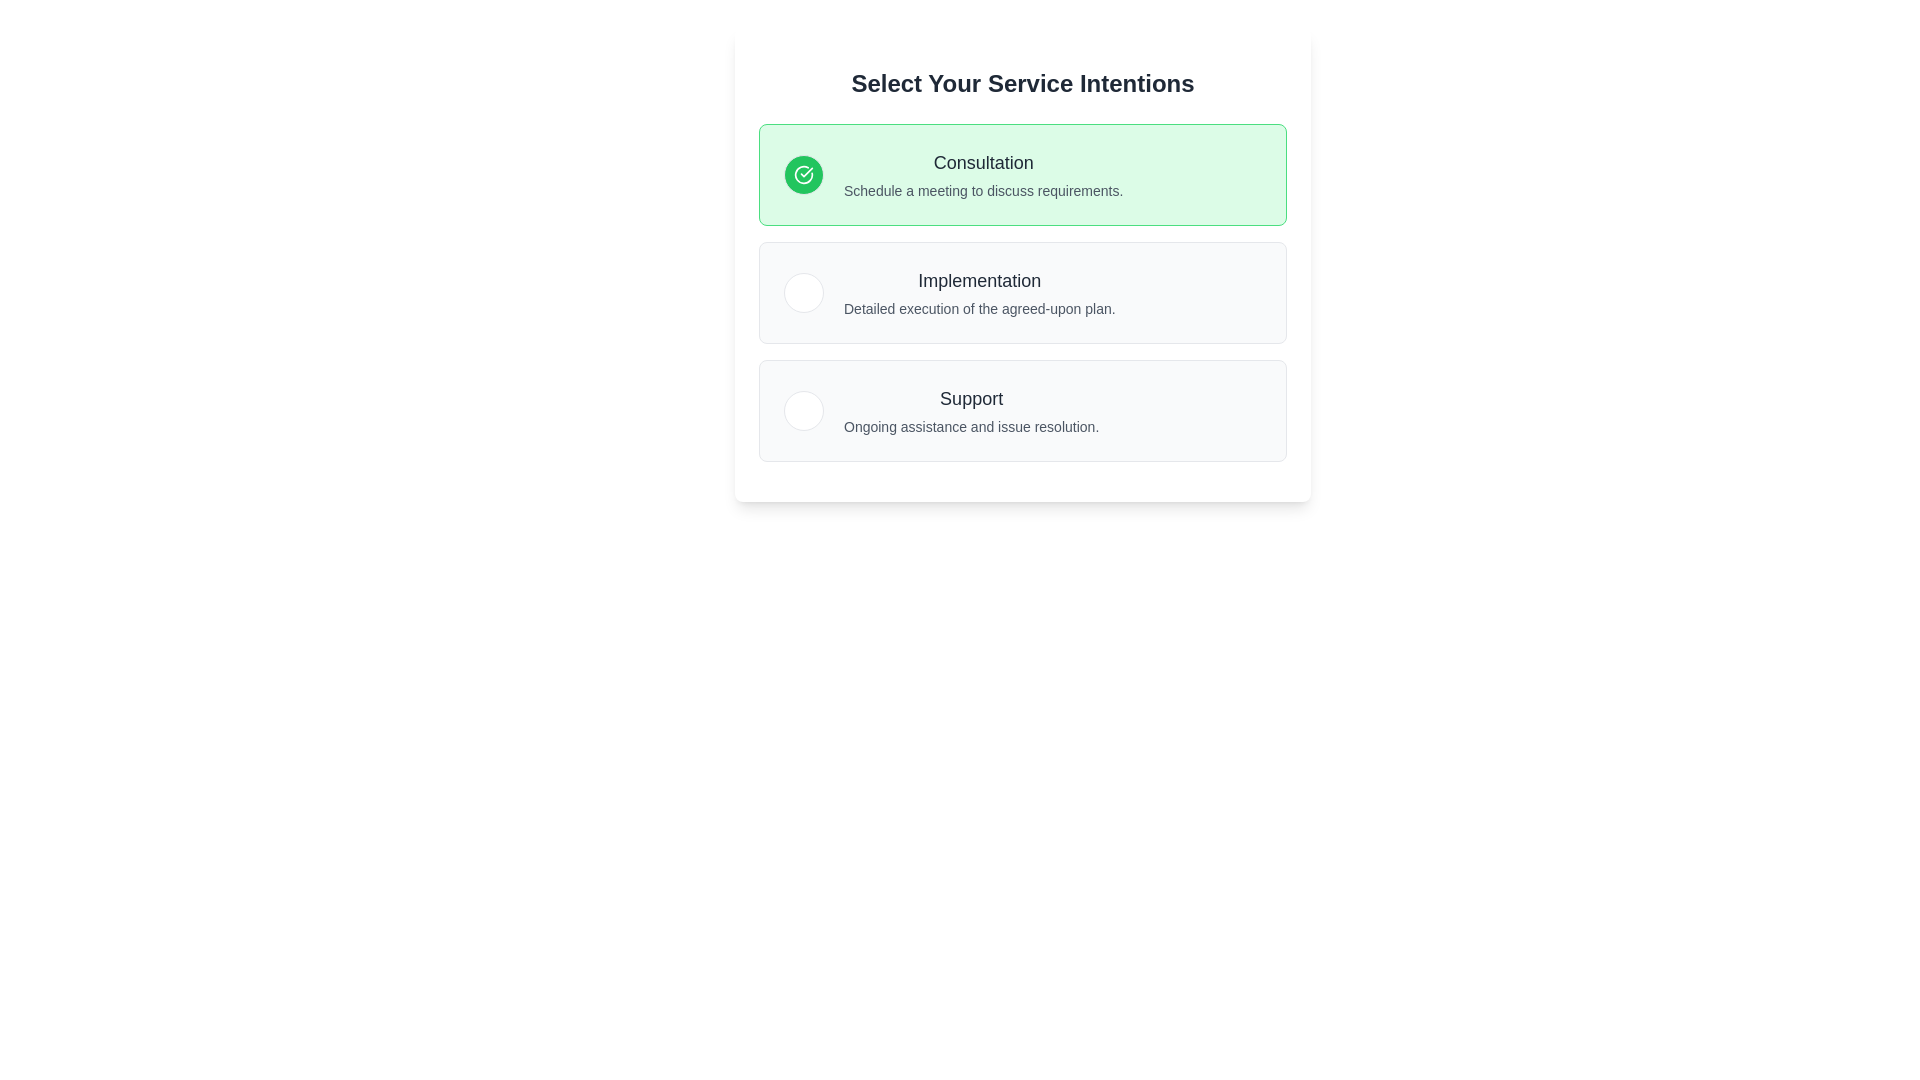  What do you see at coordinates (940, 410) in the screenshot?
I see `the circular icon of the 'Support' service option` at bounding box center [940, 410].